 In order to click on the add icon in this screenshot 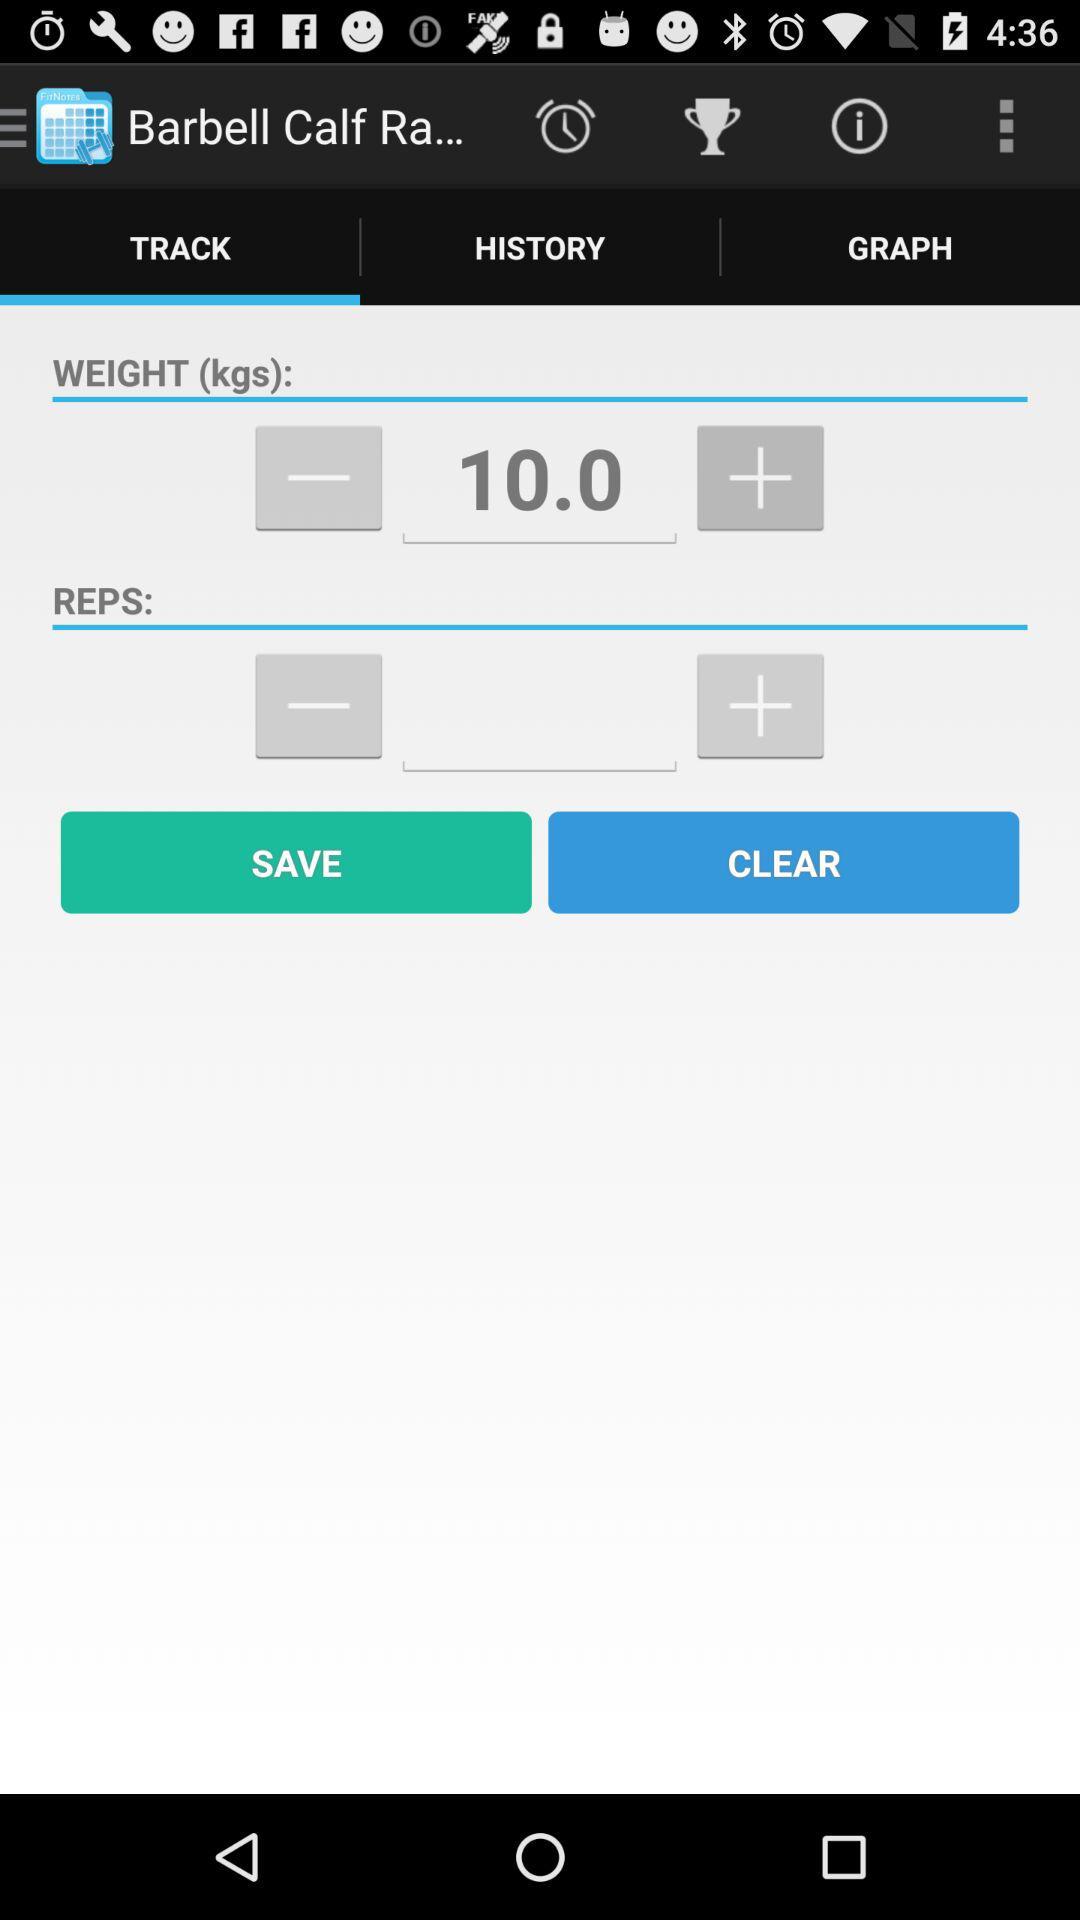, I will do `click(760, 511)`.